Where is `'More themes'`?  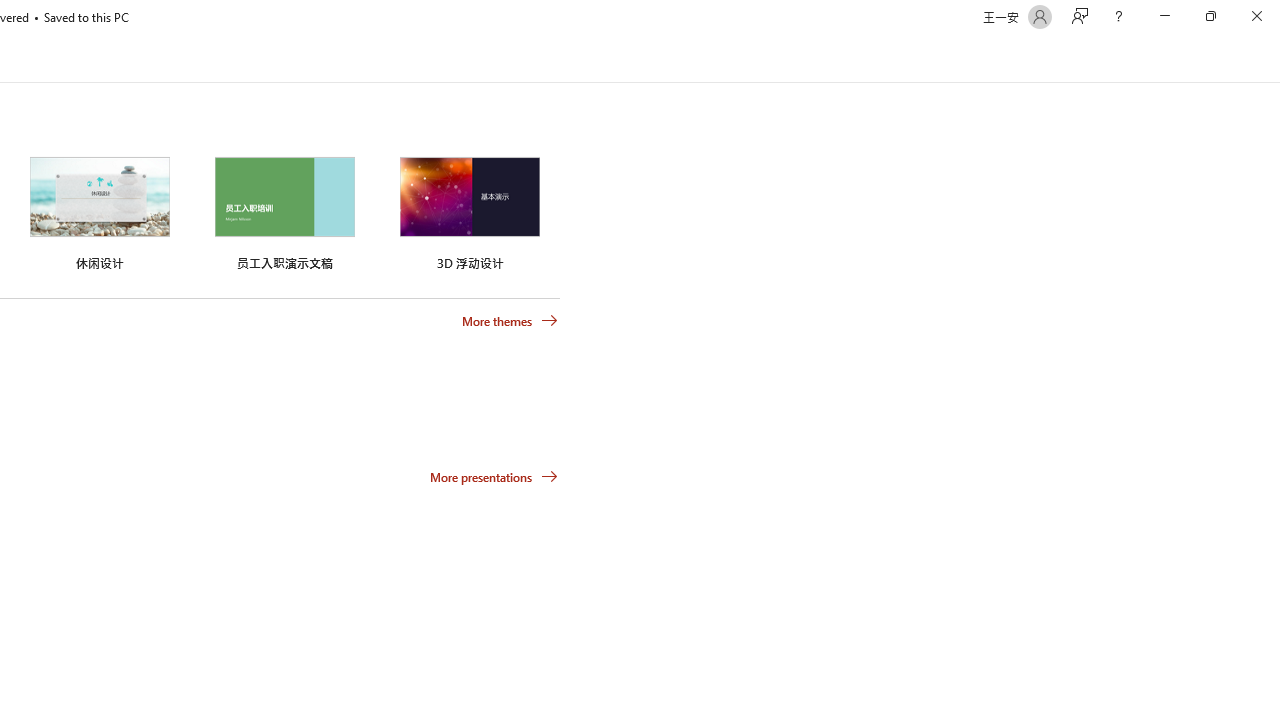
'More themes' is located at coordinates (510, 320).